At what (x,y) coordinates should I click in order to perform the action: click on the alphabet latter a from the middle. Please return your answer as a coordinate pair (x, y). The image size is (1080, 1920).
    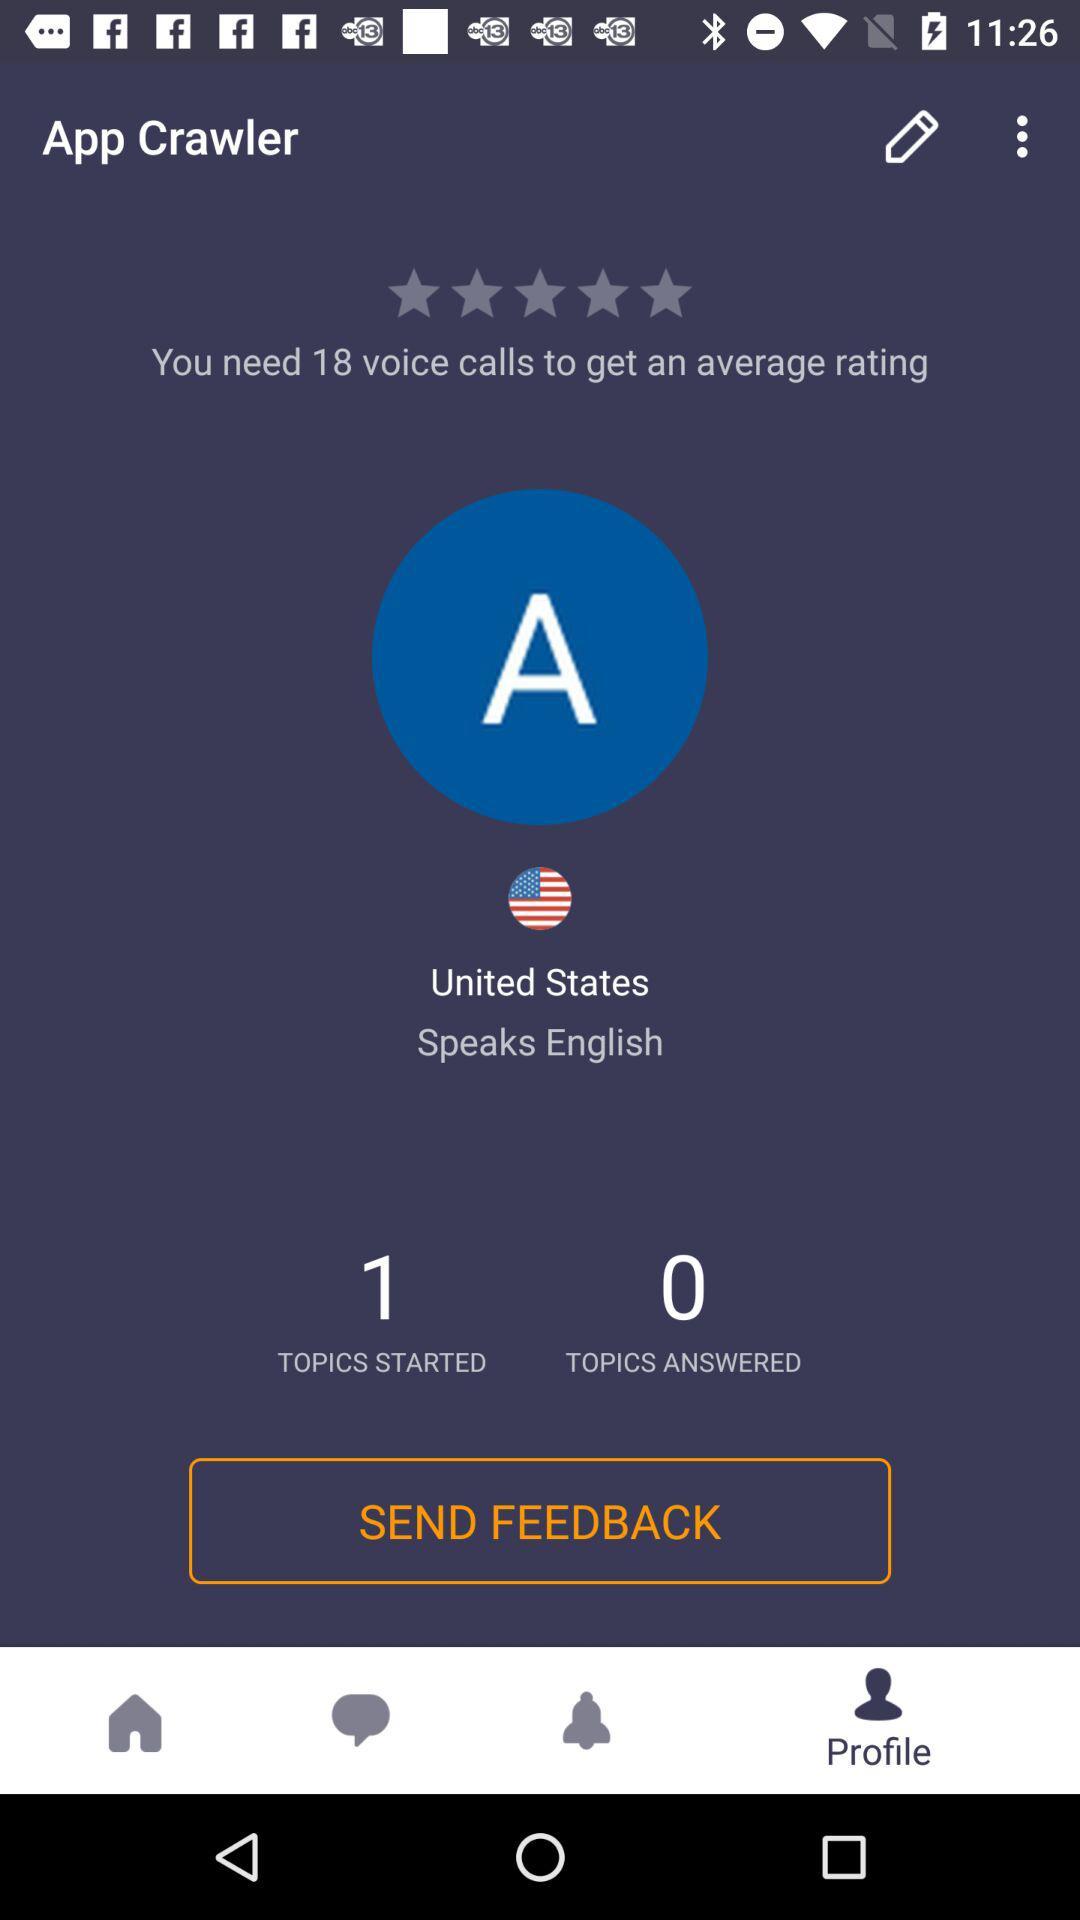
    Looking at the image, I should click on (540, 657).